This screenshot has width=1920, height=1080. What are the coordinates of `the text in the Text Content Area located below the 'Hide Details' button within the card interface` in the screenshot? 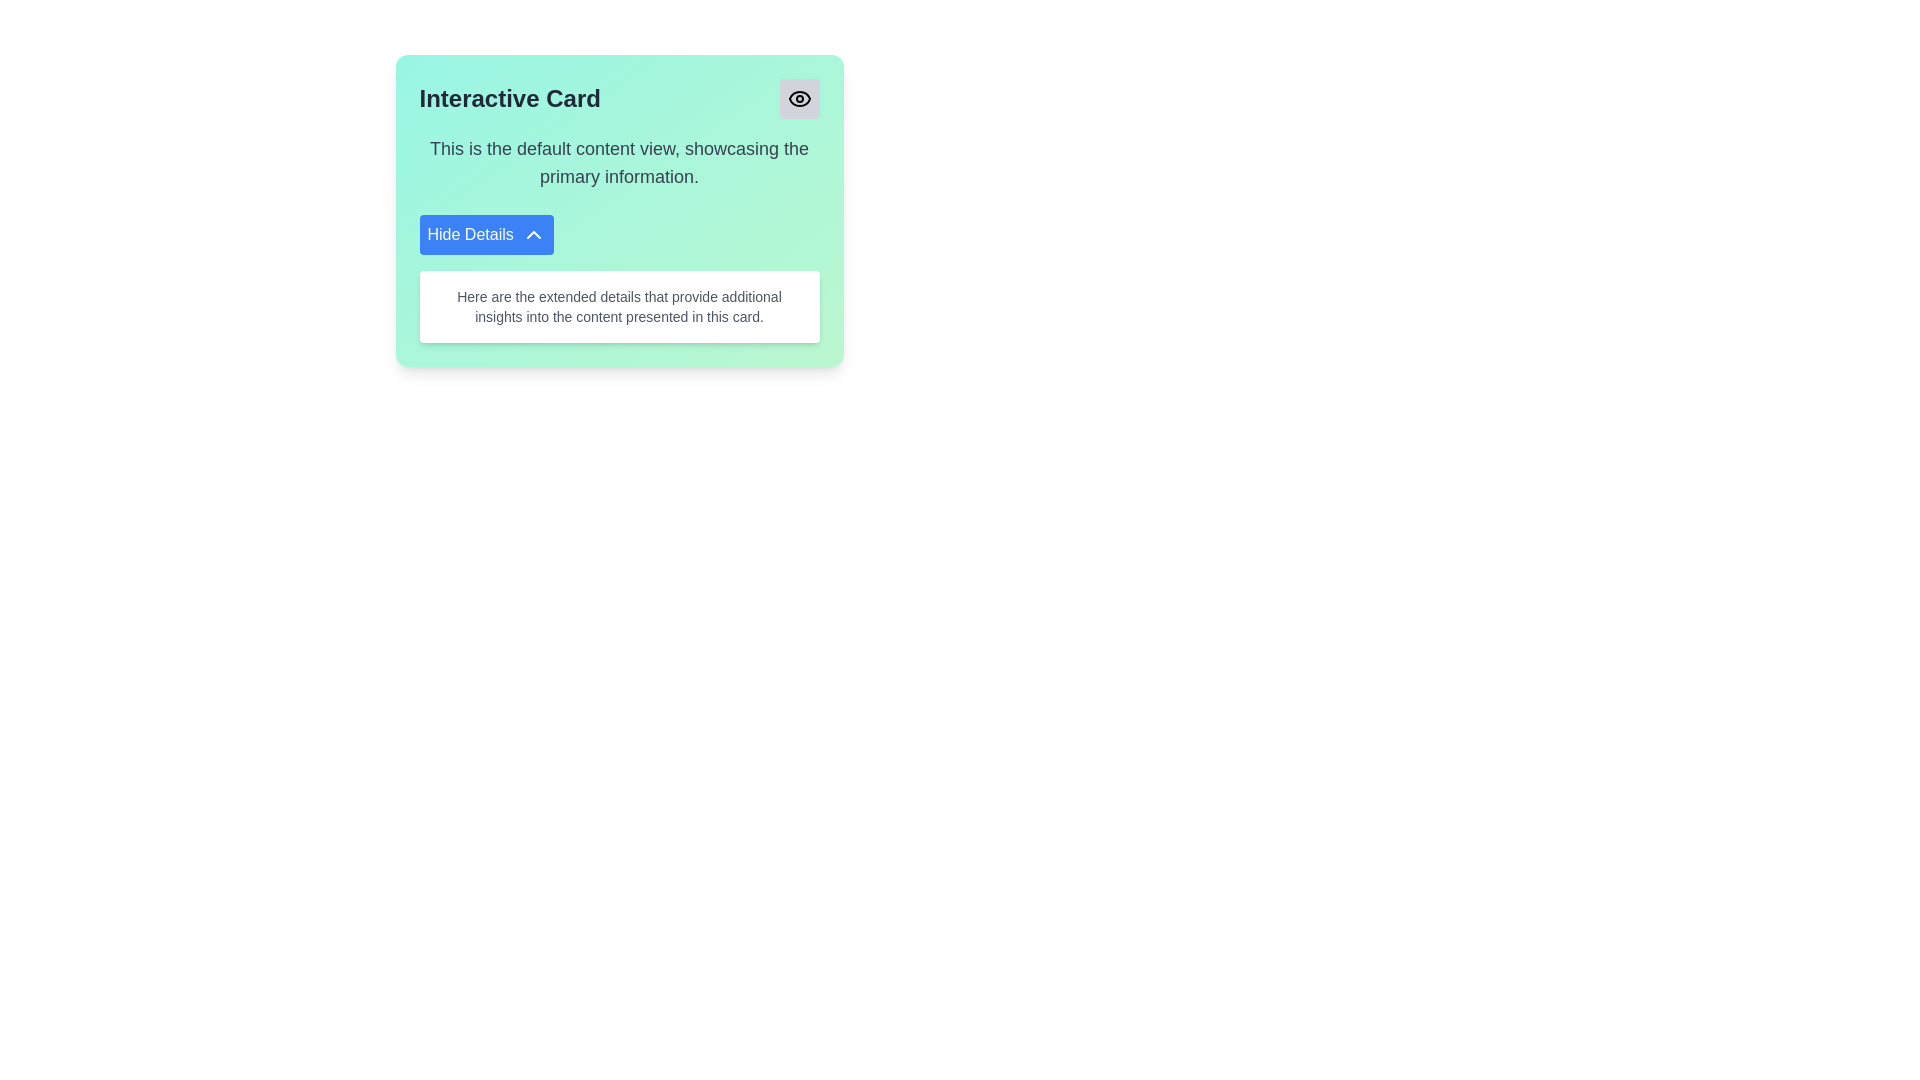 It's located at (618, 307).